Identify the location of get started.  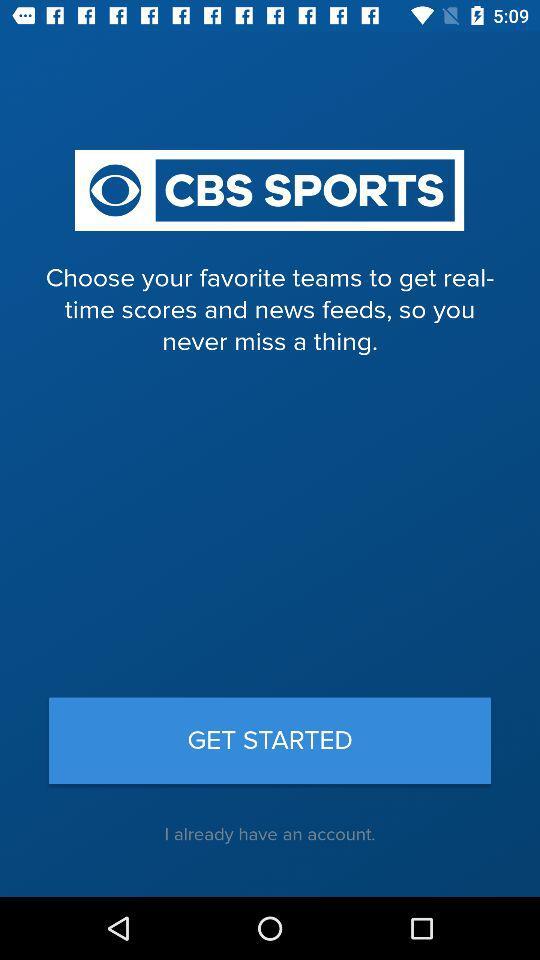
(270, 739).